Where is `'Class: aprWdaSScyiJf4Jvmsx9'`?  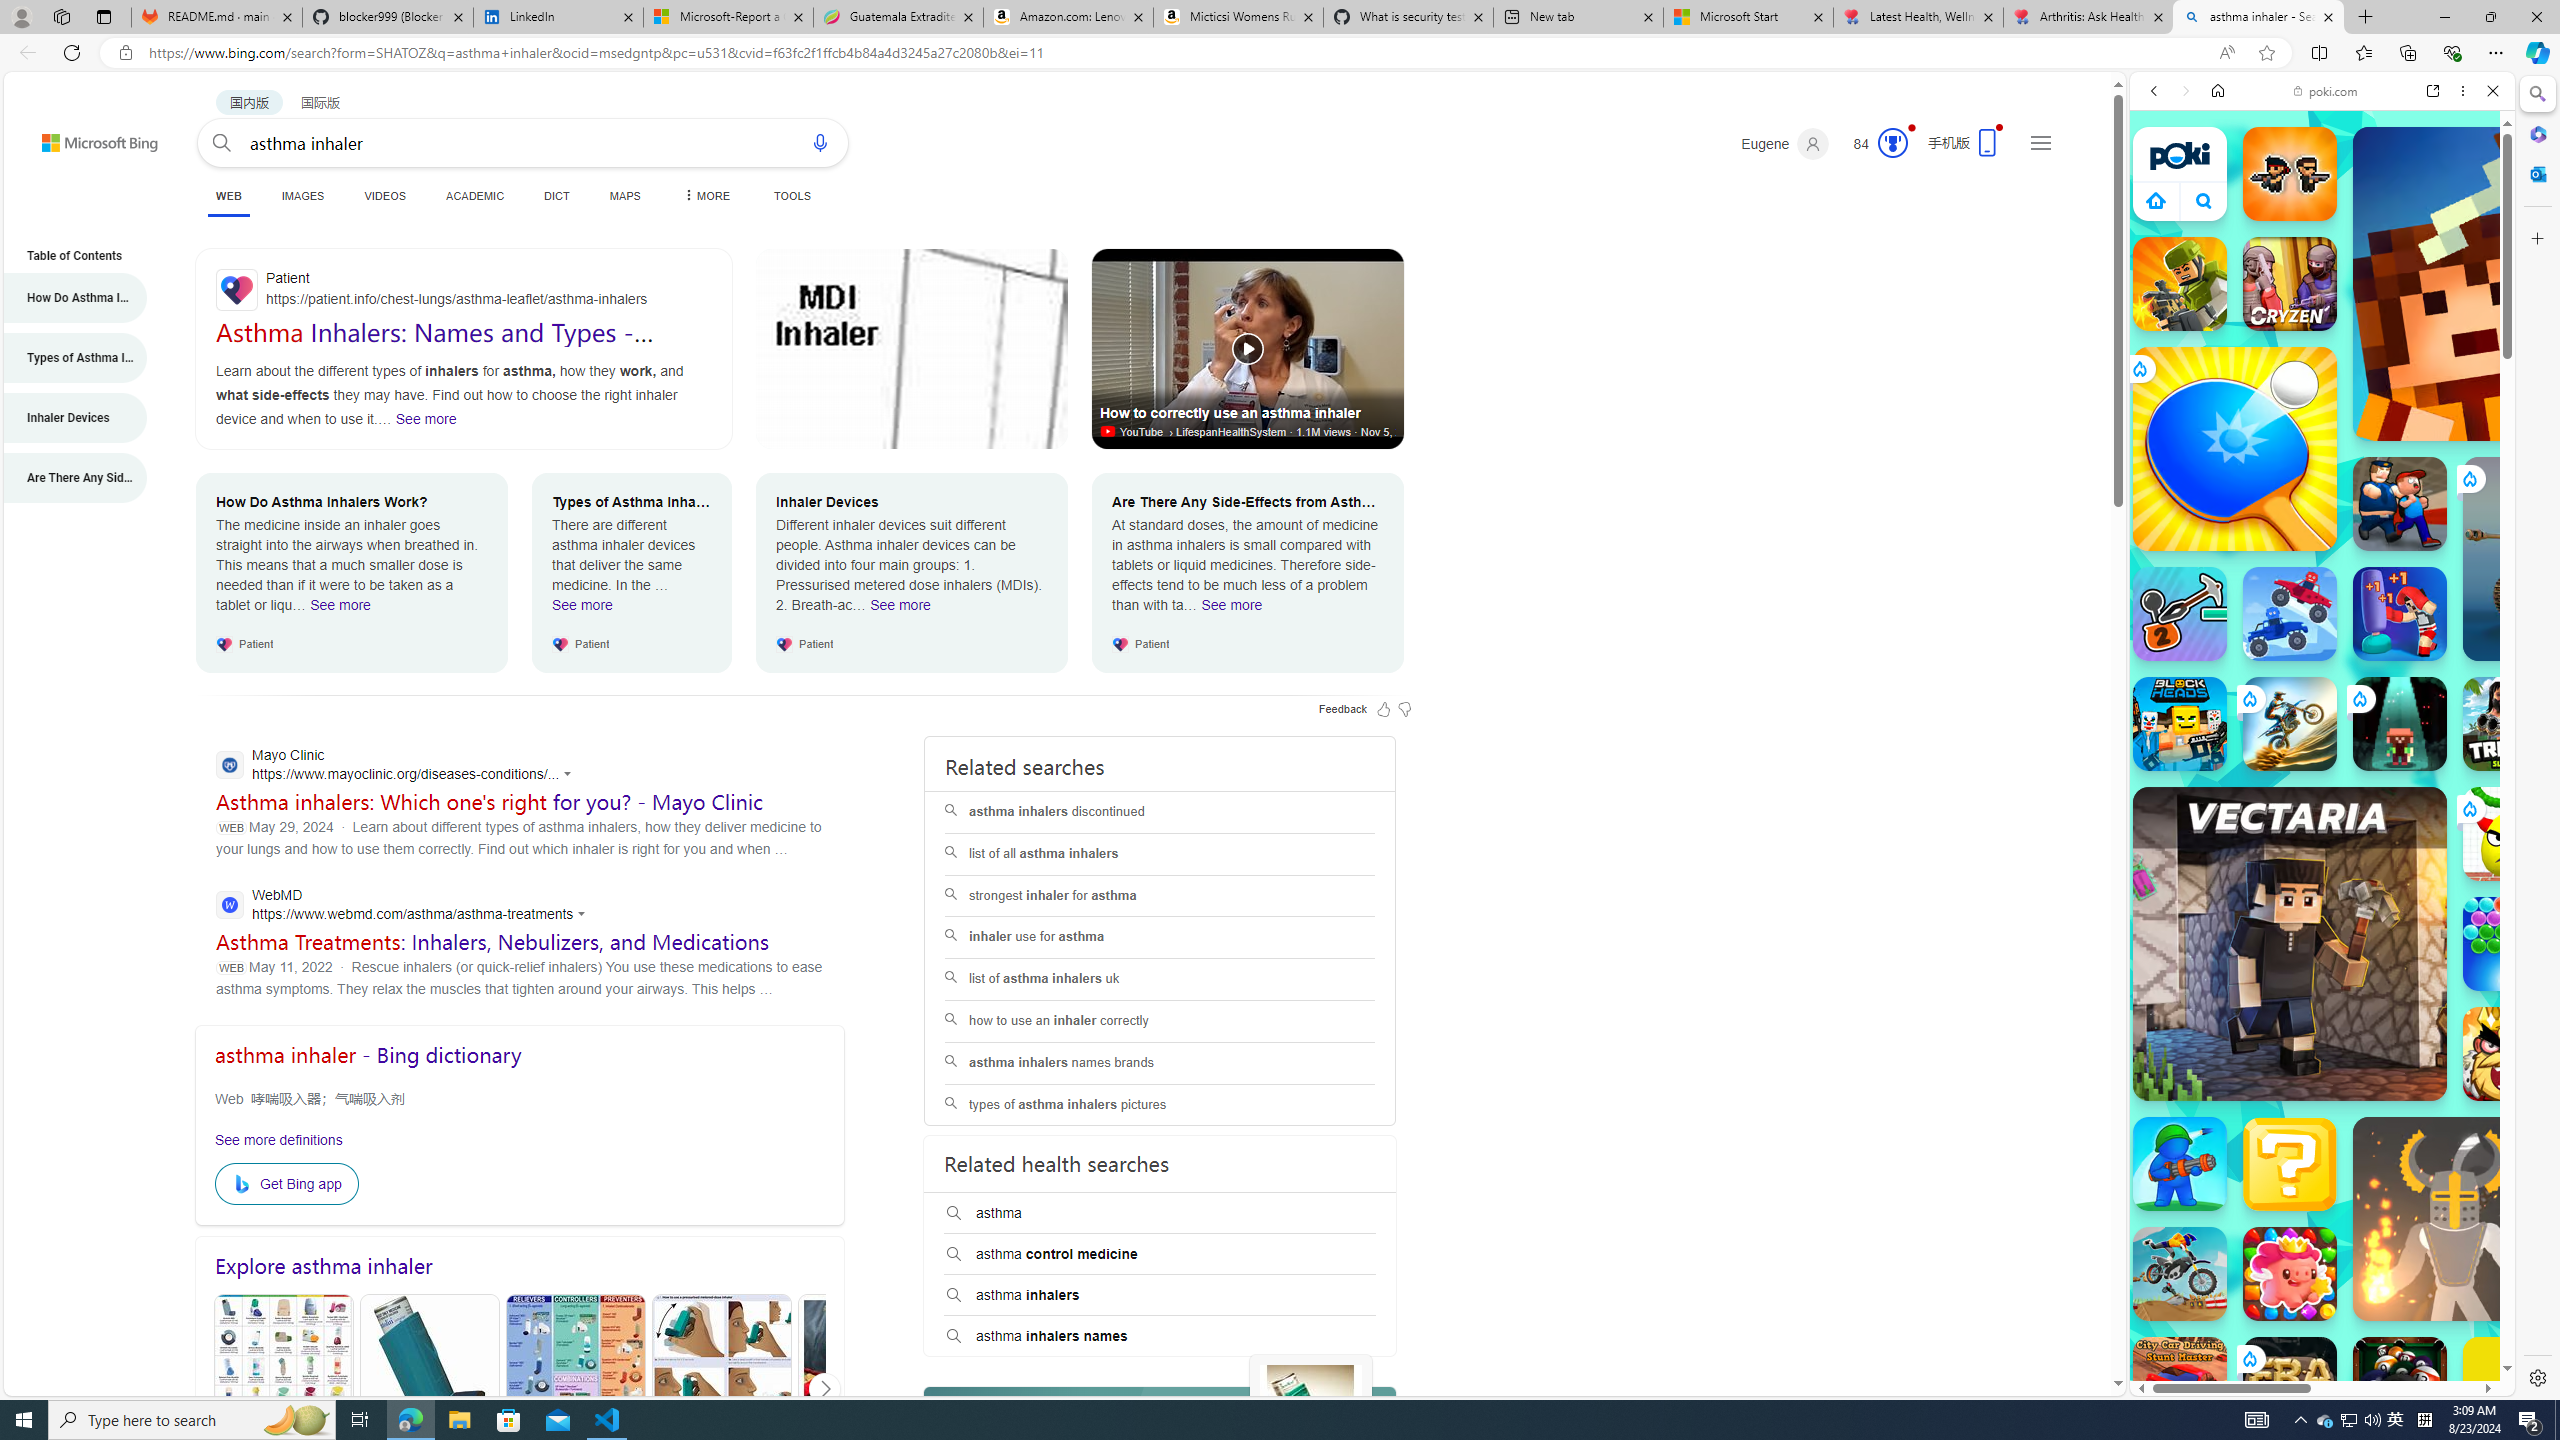
'Class: aprWdaSScyiJf4Jvmsx9' is located at coordinates (2155, 199).